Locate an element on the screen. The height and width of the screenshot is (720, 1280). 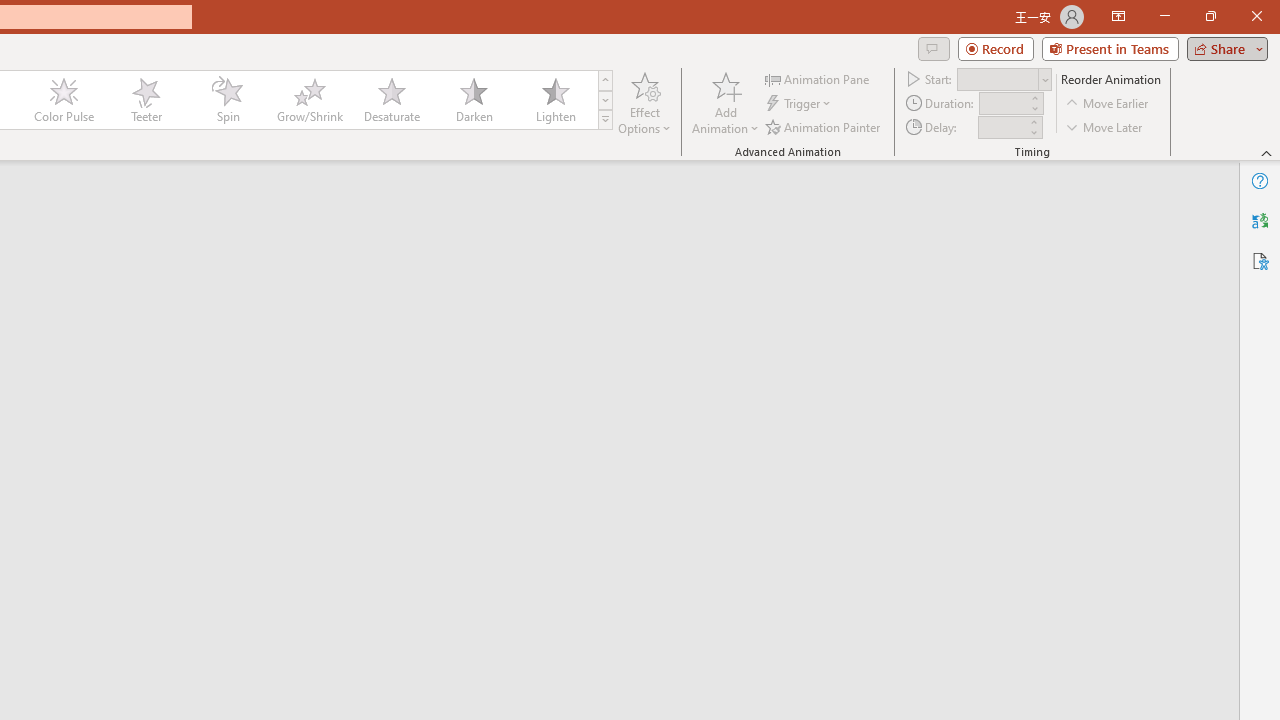
'Color Pulse' is located at coordinates (64, 100).